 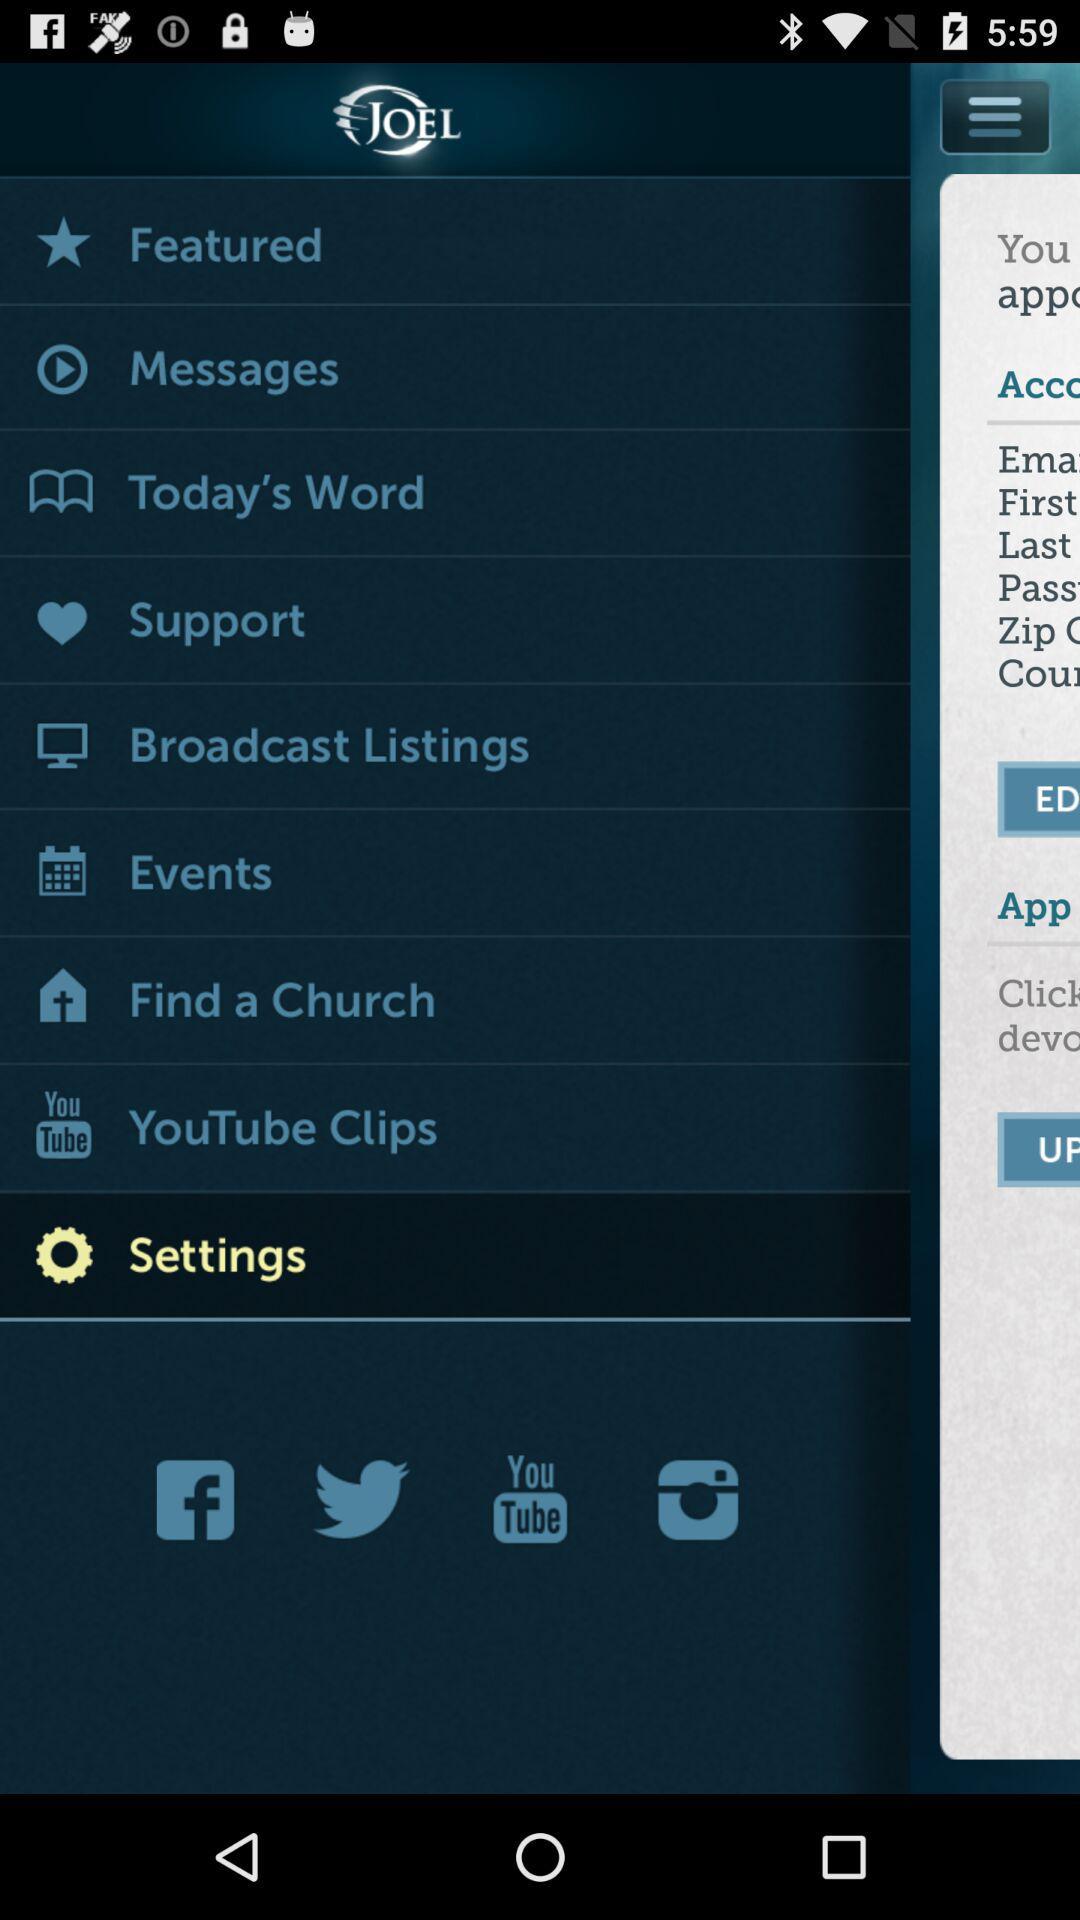 I want to click on youtube, so click(x=529, y=1499).